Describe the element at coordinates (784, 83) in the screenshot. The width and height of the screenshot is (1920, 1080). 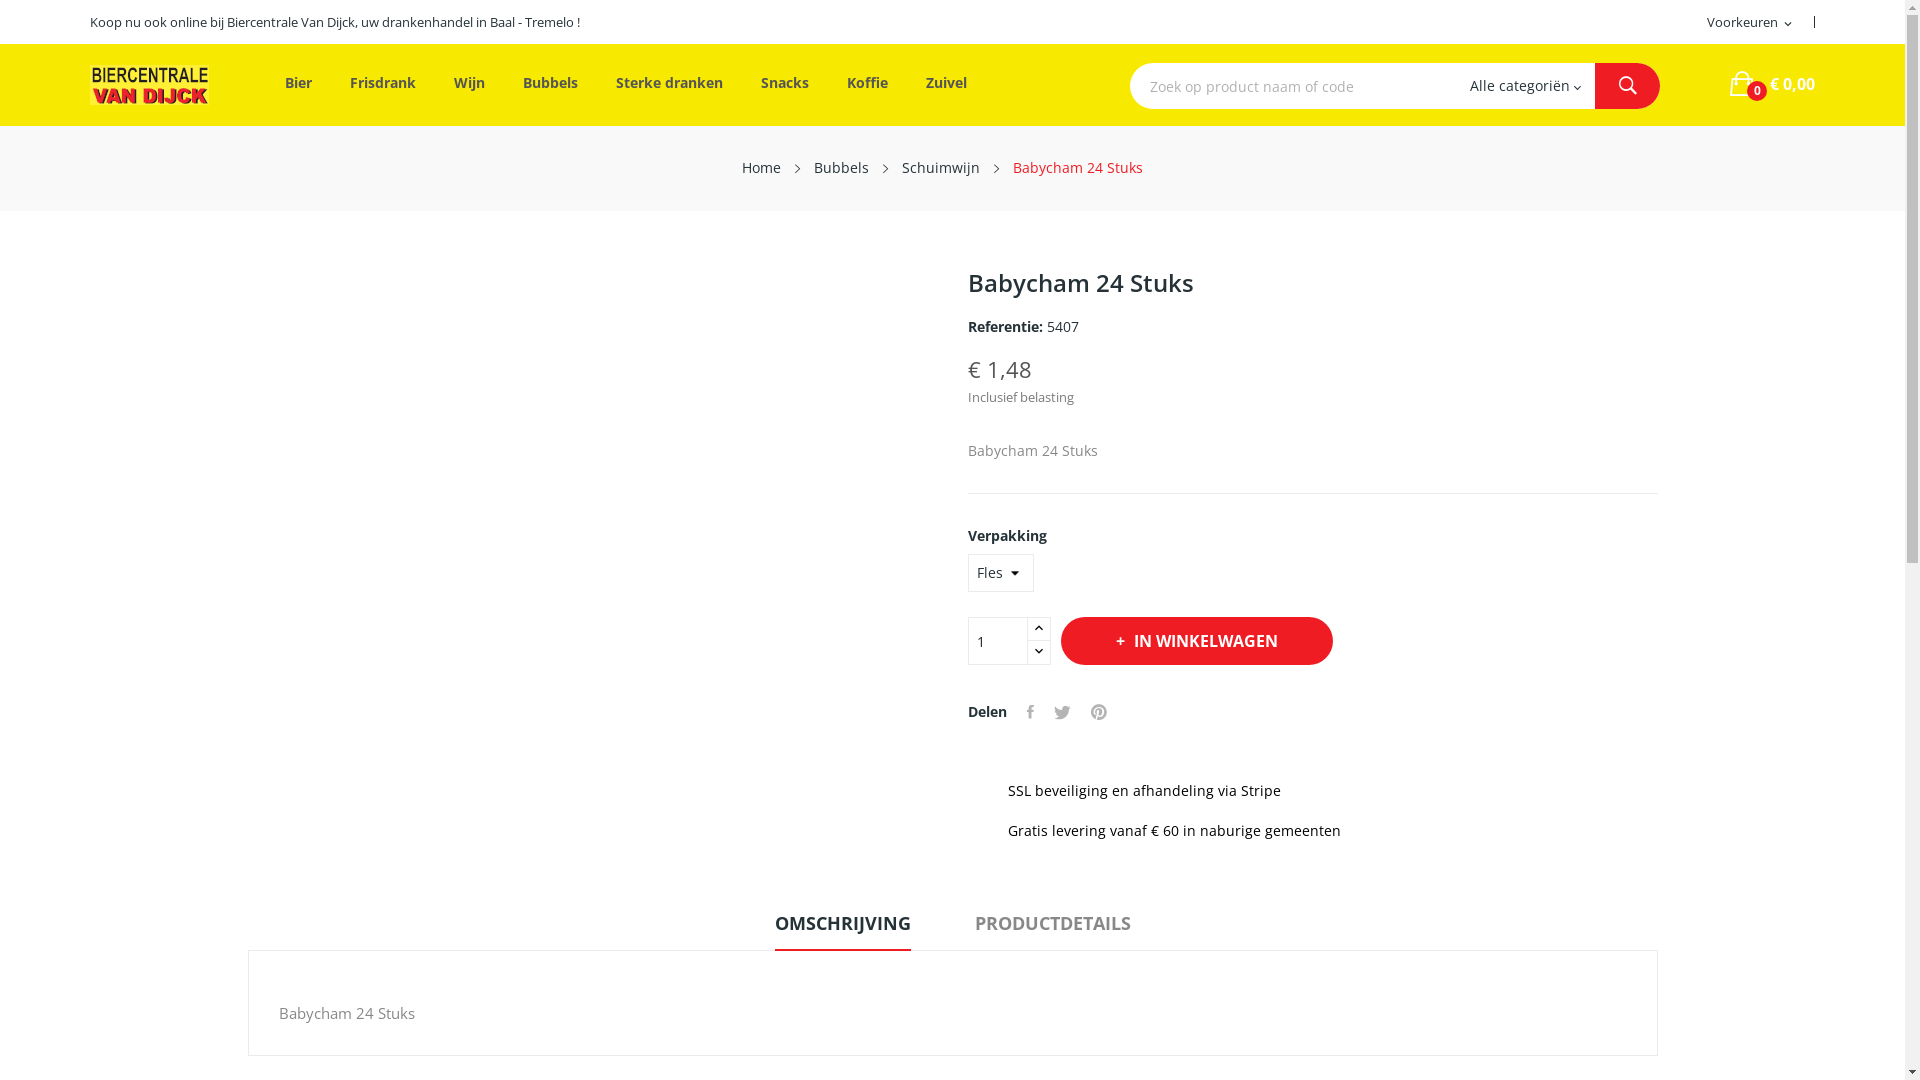
I see `'Snacks'` at that location.